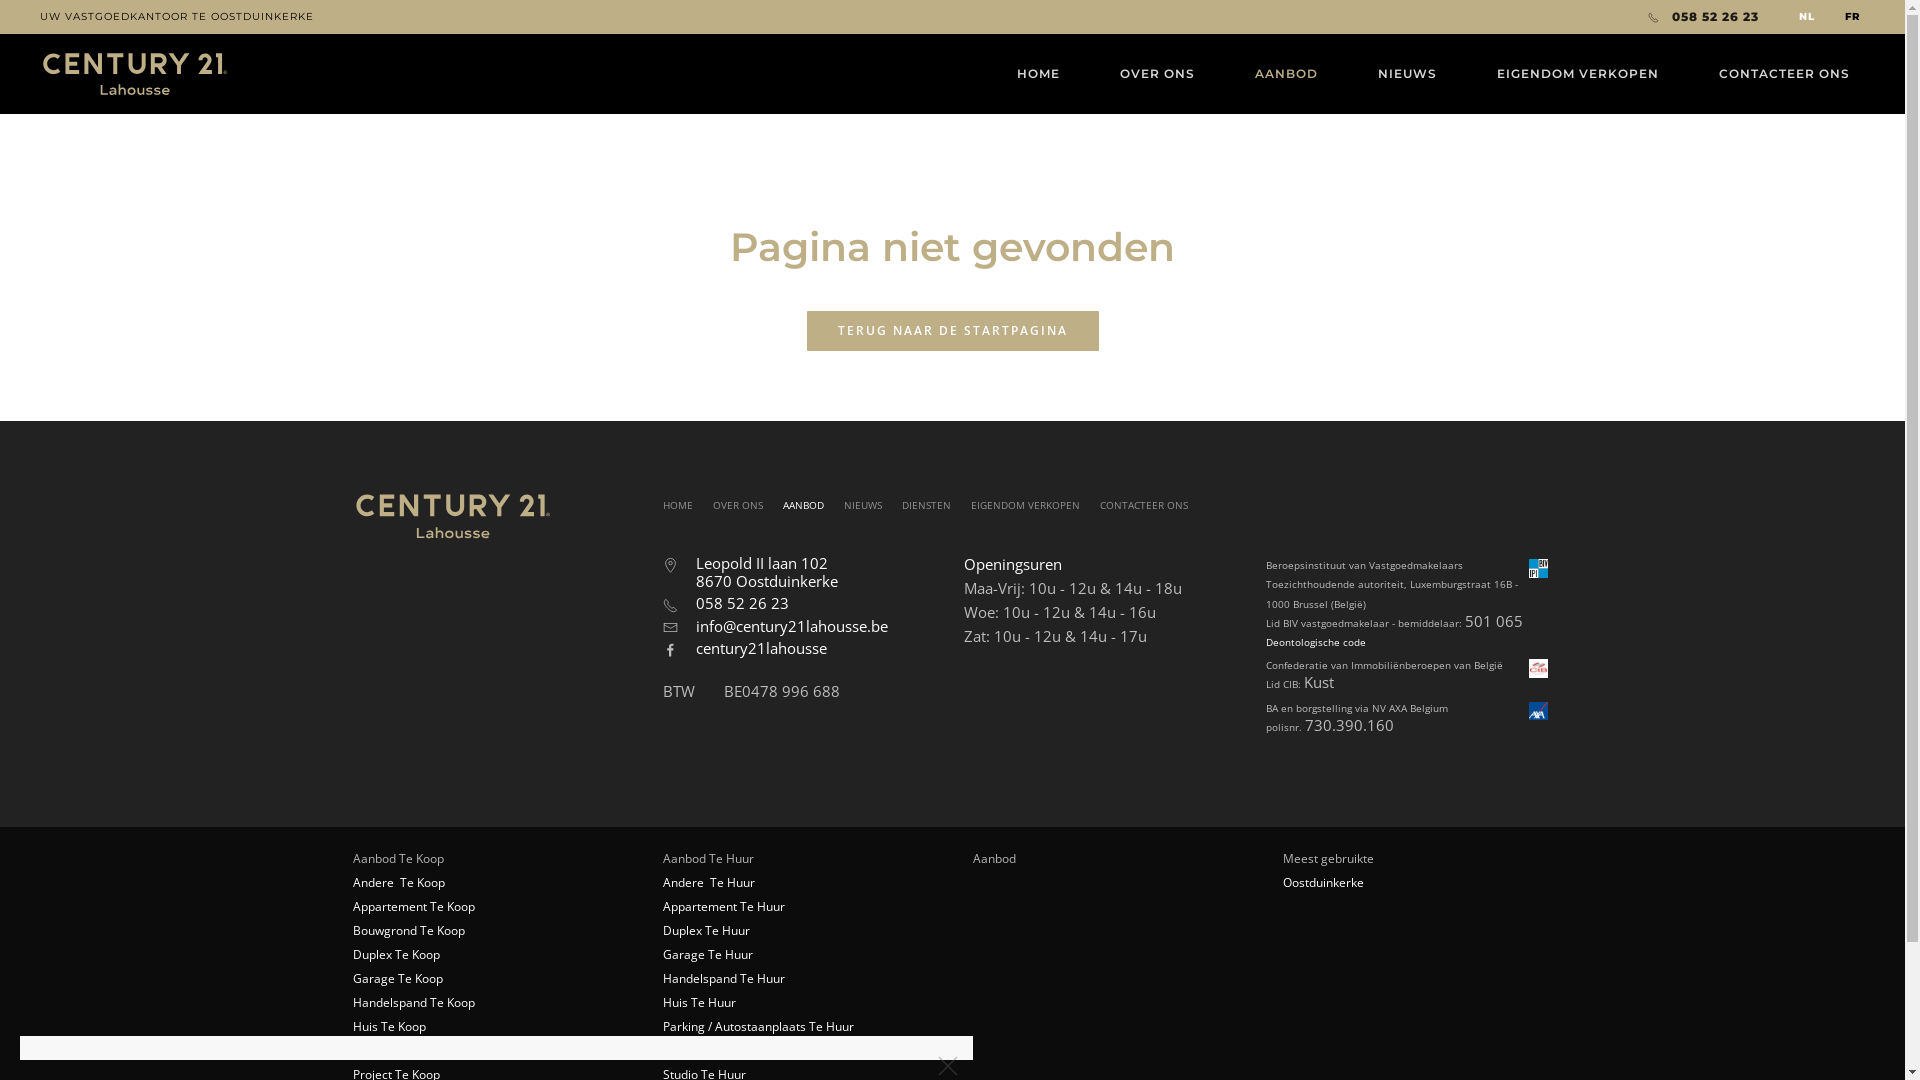  What do you see at coordinates (1702, 16) in the screenshot?
I see `'058 52 26 23'` at bounding box center [1702, 16].